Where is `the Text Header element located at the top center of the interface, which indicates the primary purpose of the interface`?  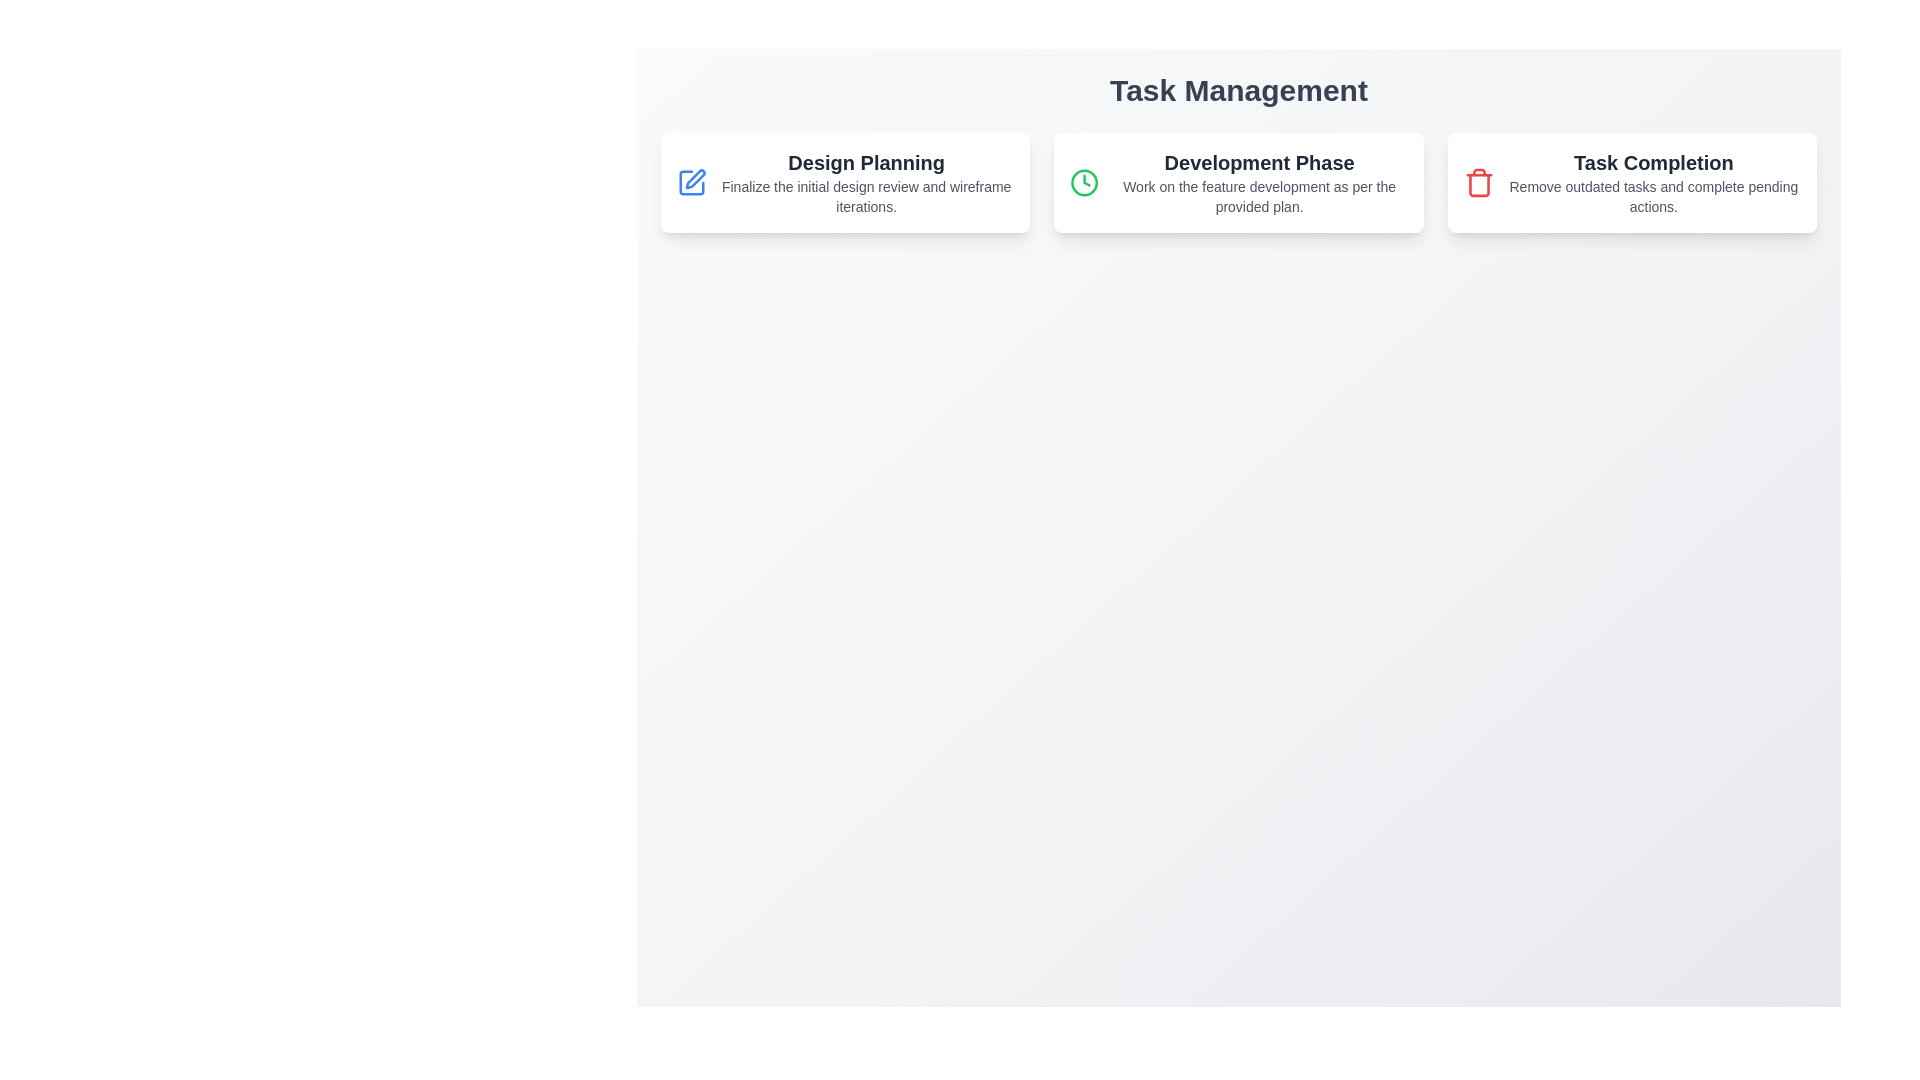
the Text Header element located at the top center of the interface, which indicates the primary purpose of the interface is located at coordinates (1237, 91).